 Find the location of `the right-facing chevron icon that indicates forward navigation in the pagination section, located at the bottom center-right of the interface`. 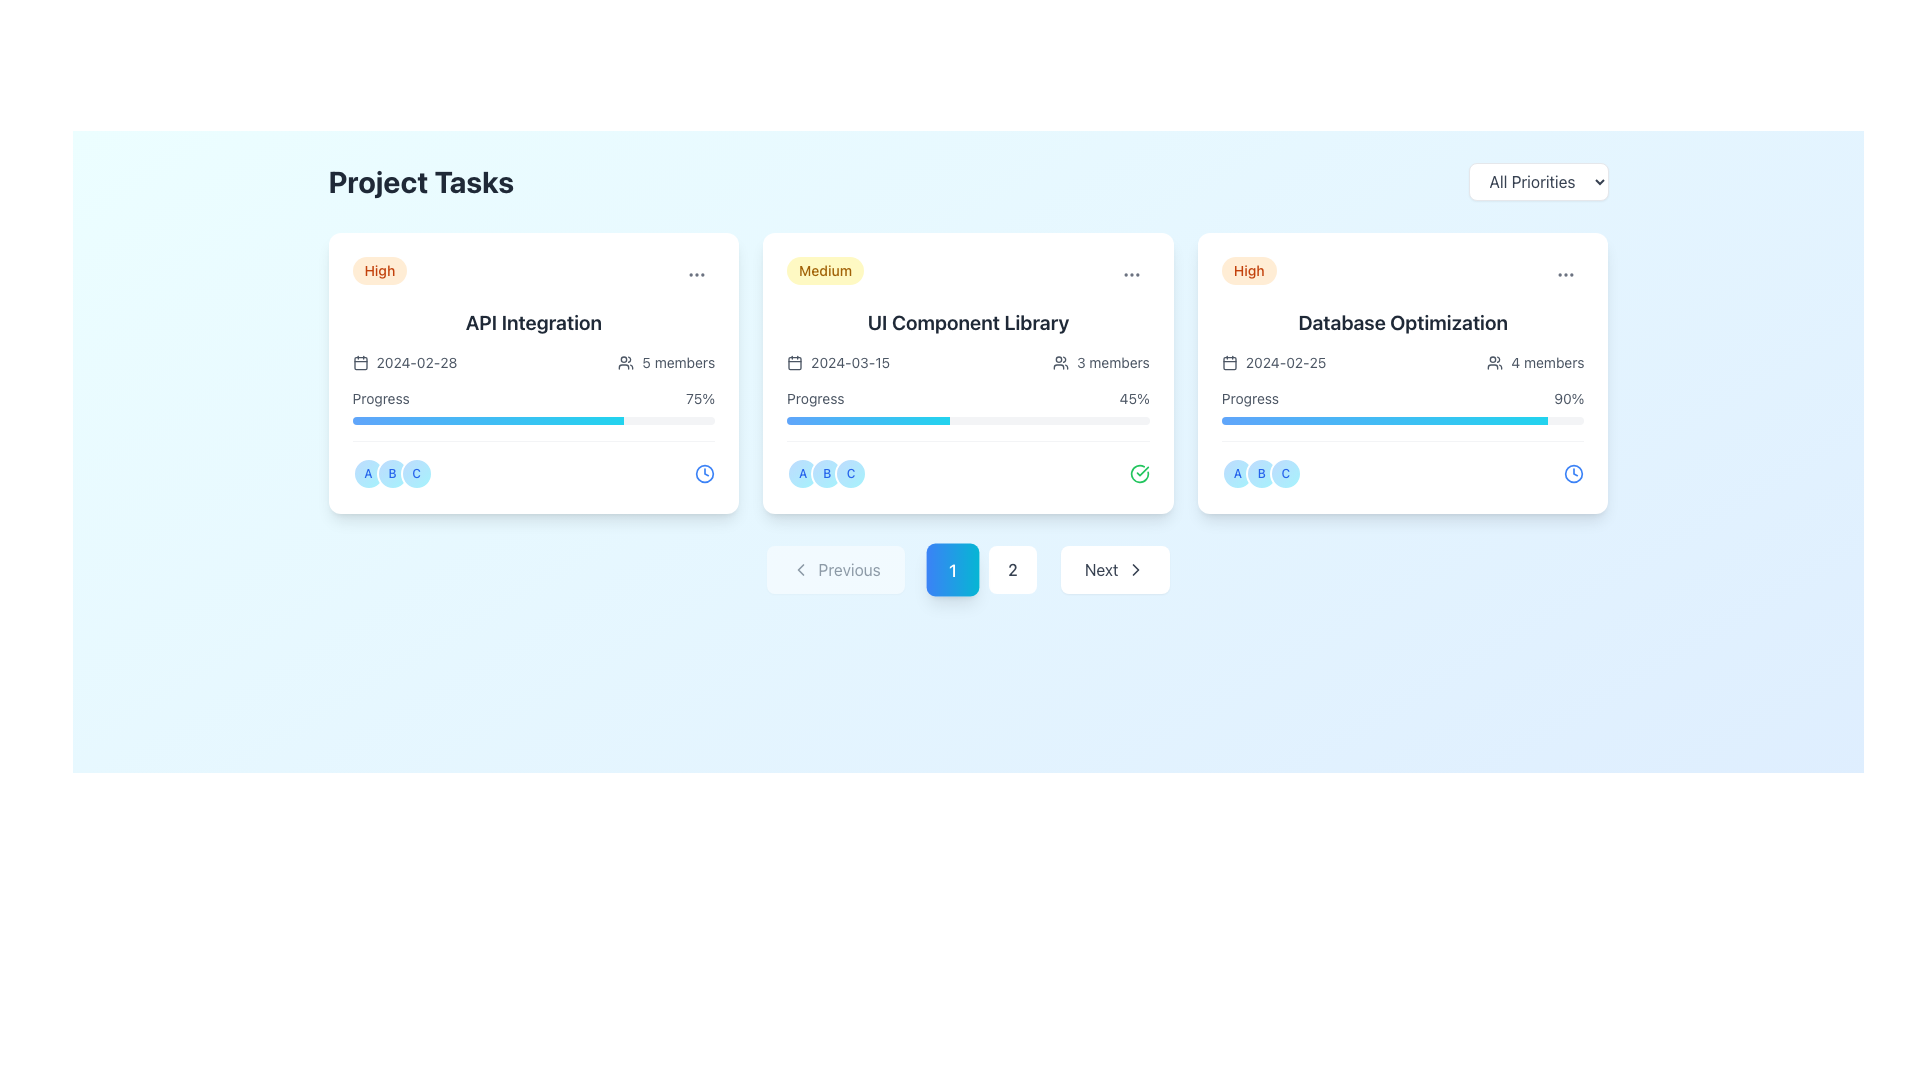

the right-facing chevron icon that indicates forward navigation in the pagination section, located at the bottom center-right of the interface is located at coordinates (1136, 570).